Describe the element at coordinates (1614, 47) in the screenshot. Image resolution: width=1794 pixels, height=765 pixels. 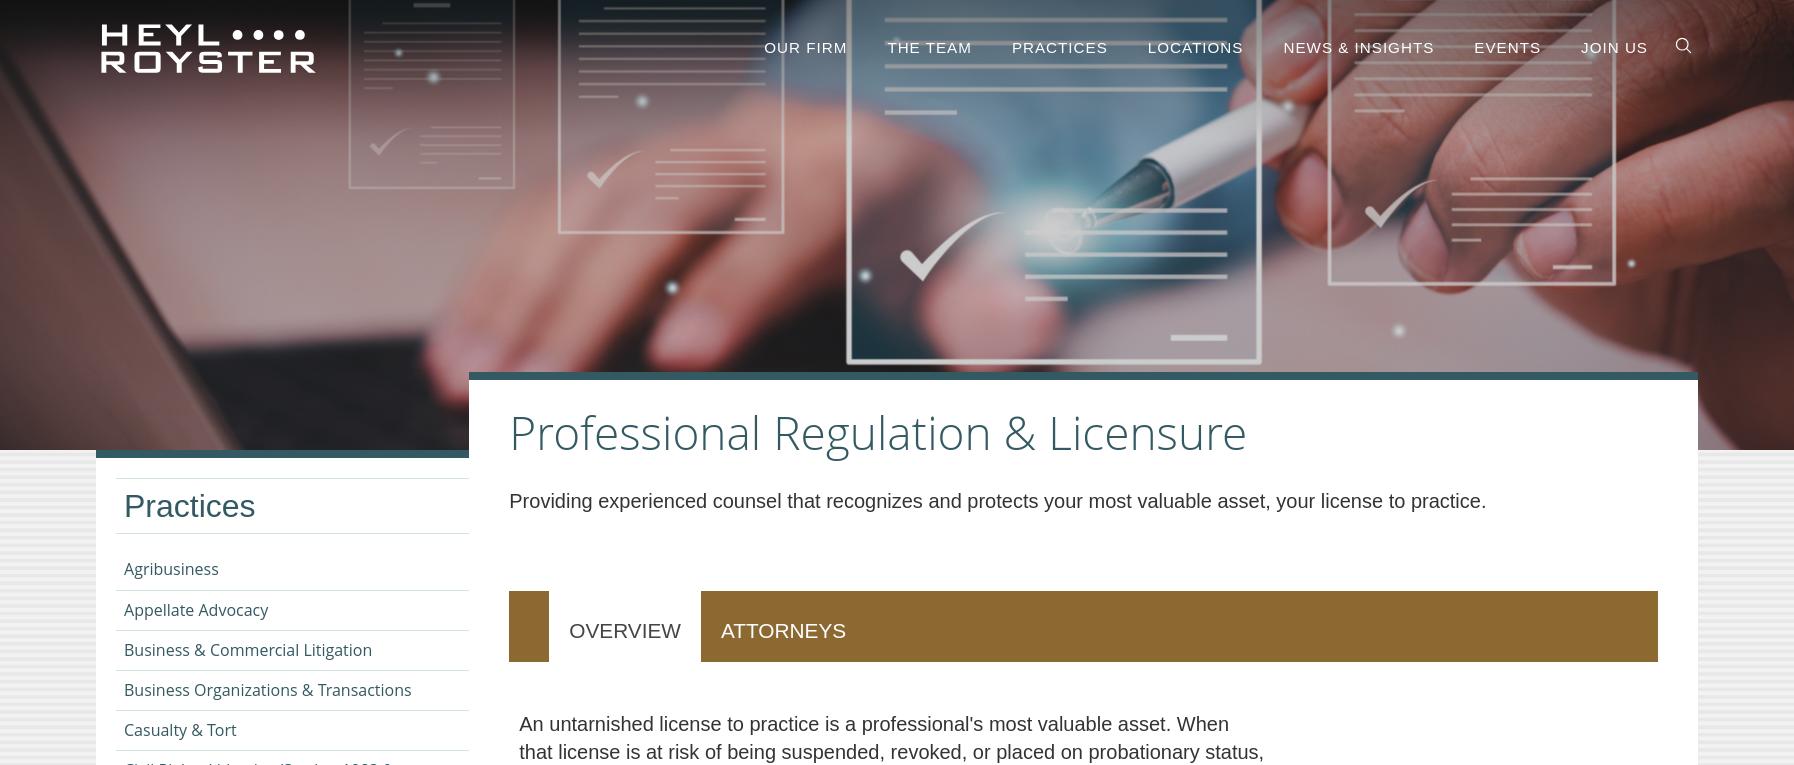
I see `'Join us'` at that location.